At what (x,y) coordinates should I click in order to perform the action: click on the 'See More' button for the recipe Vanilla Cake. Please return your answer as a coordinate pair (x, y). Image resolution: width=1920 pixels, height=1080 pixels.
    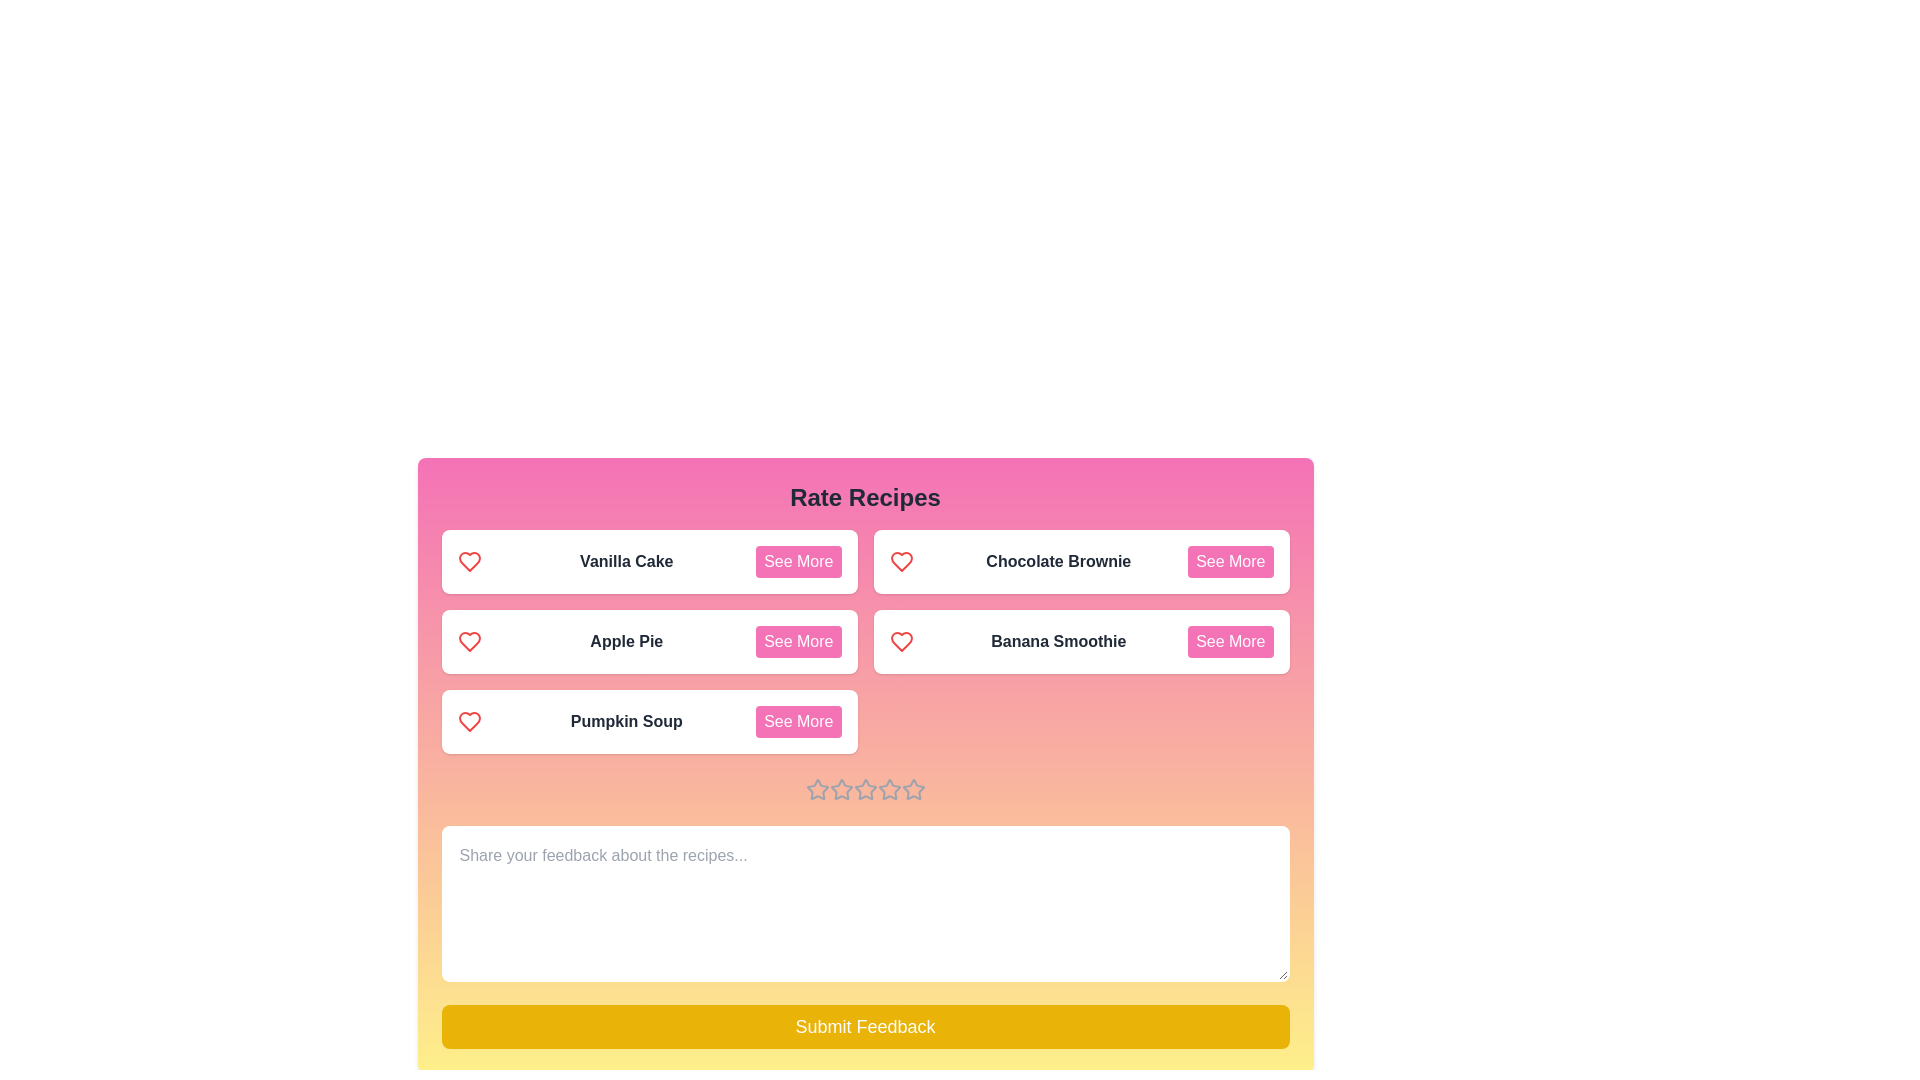
    Looking at the image, I should click on (797, 562).